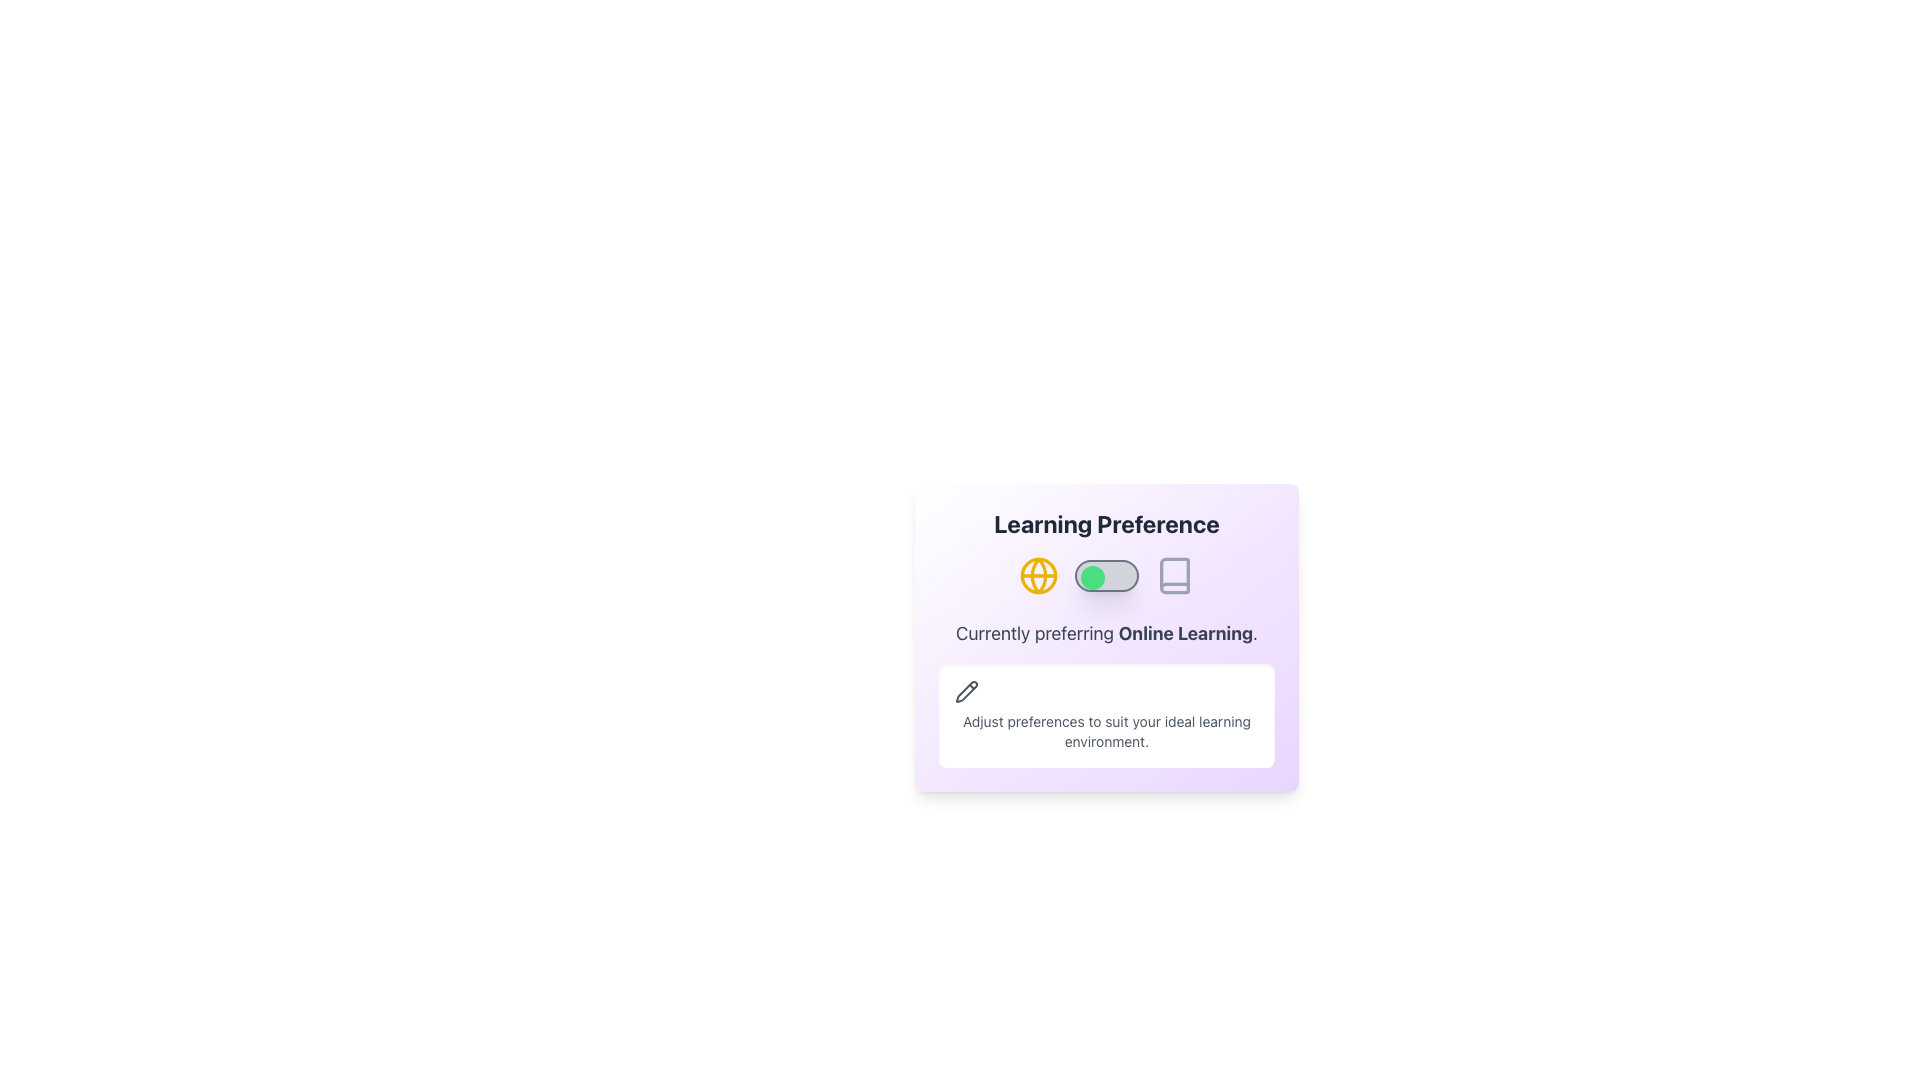 This screenshot has height=1080, width=1920. What do you see at coordinates (1175, 575) in the screenshot?
I see `the book icon in the 'Learning Preference' section` at bounding box center [1175, 575].